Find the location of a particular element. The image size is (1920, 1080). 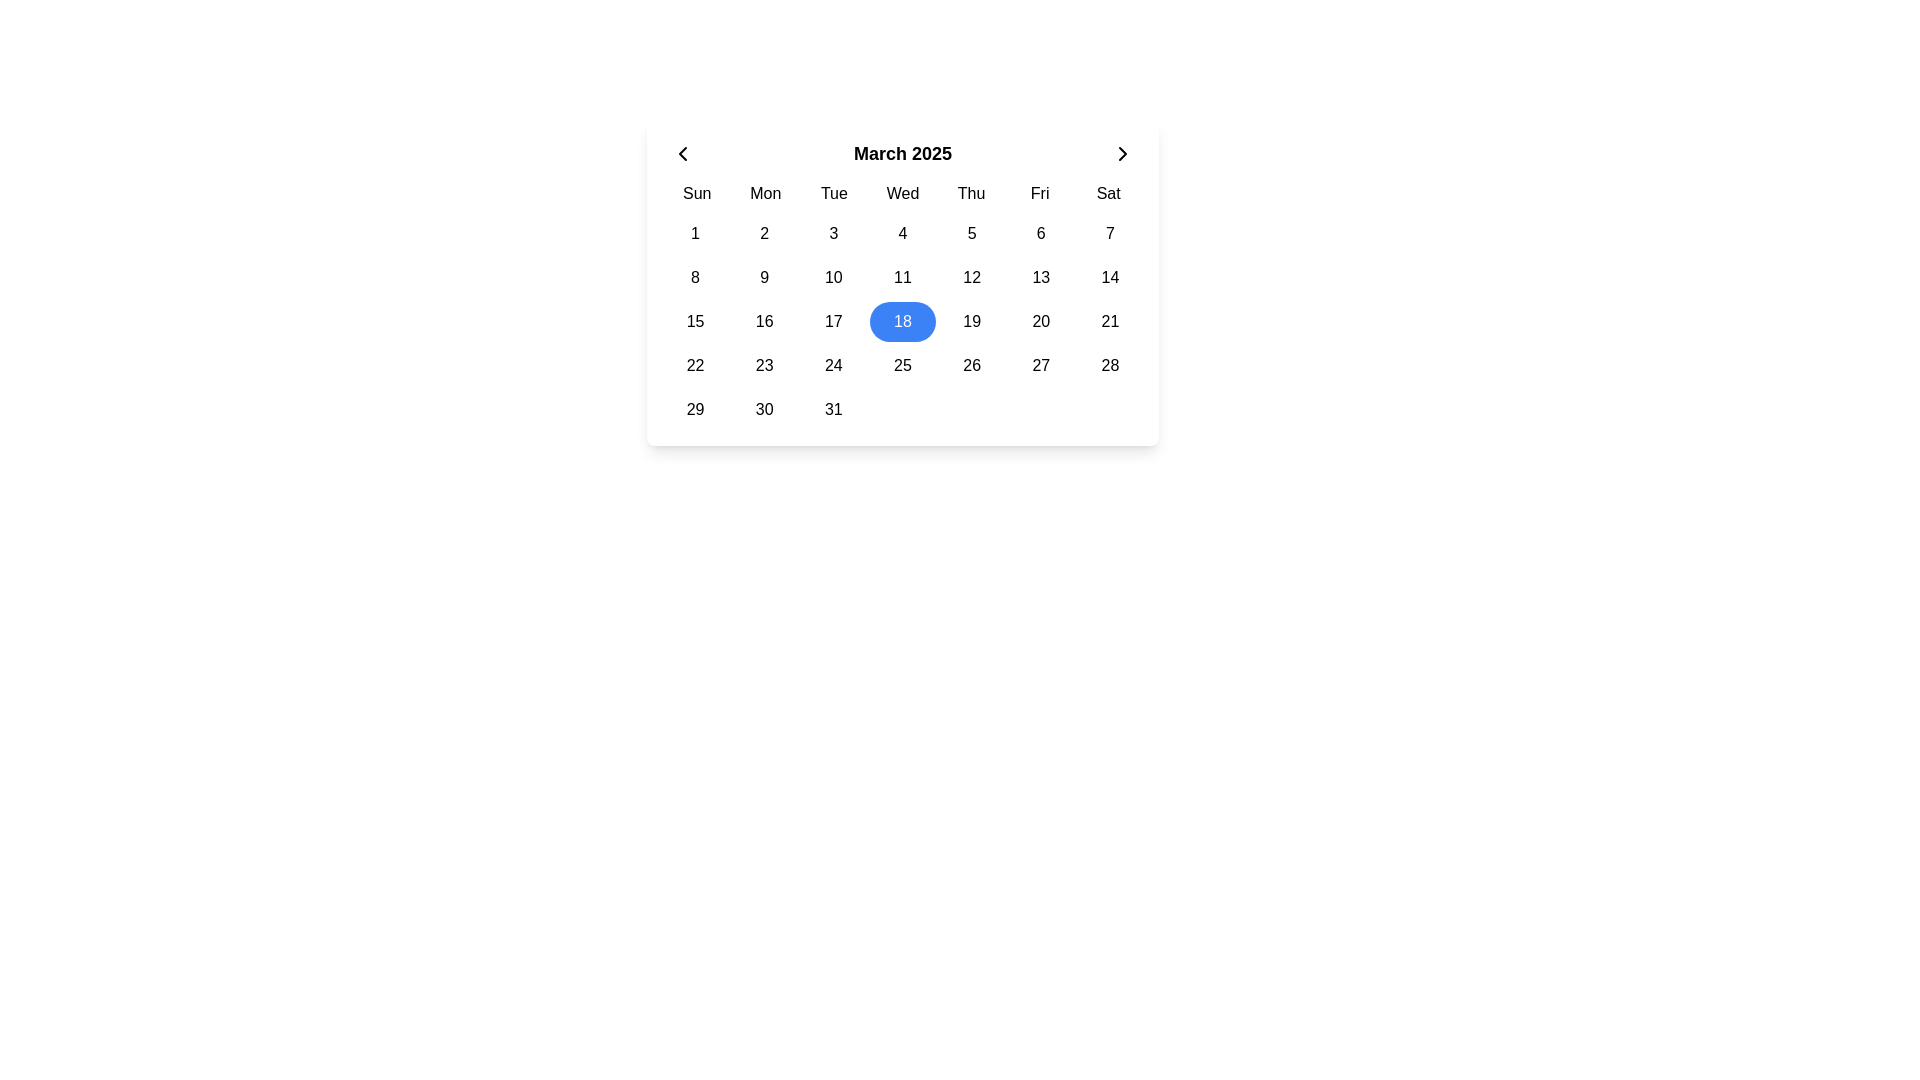

the selectable calendar day located in the fourth row and first column of the grid is located at coordinates (695, 366).